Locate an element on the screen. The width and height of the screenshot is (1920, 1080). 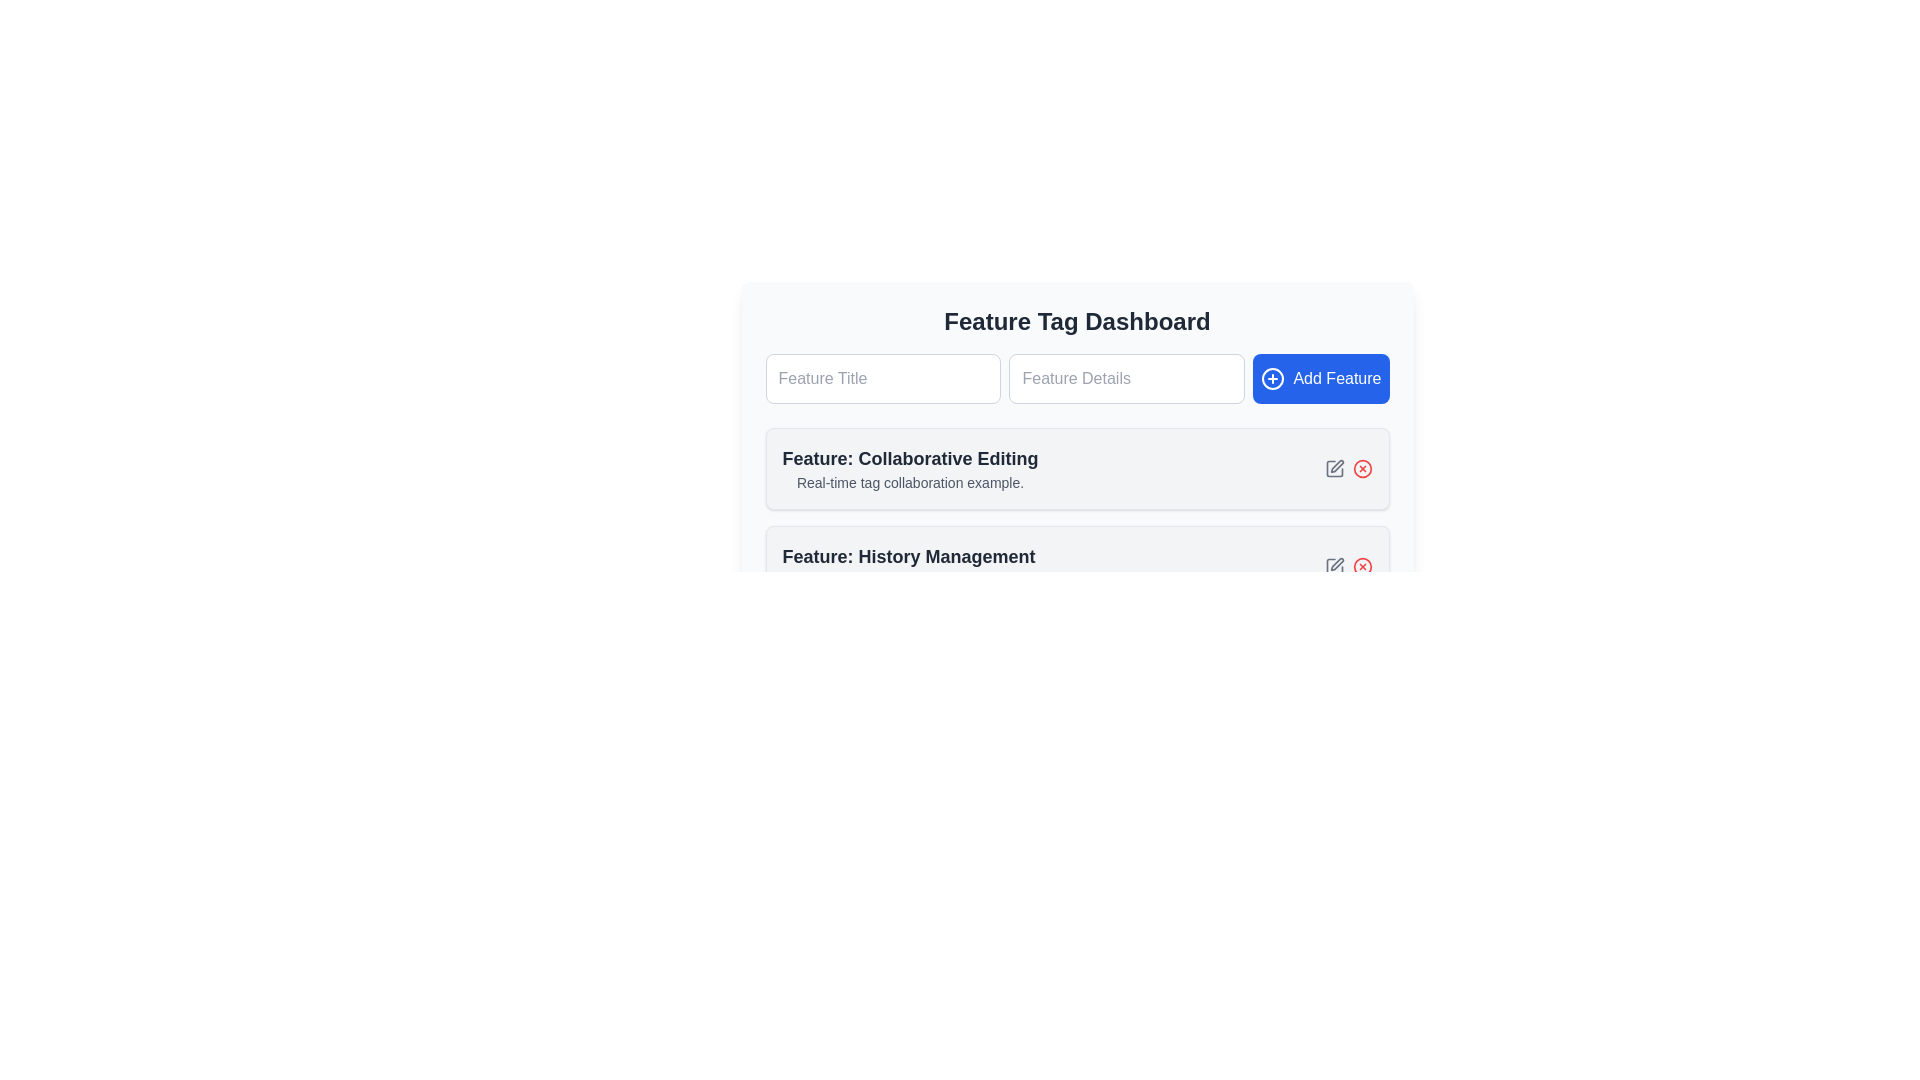
the button located at the far right of a horizontal group of inputs and buttons is located at coordinates (1321, 378).